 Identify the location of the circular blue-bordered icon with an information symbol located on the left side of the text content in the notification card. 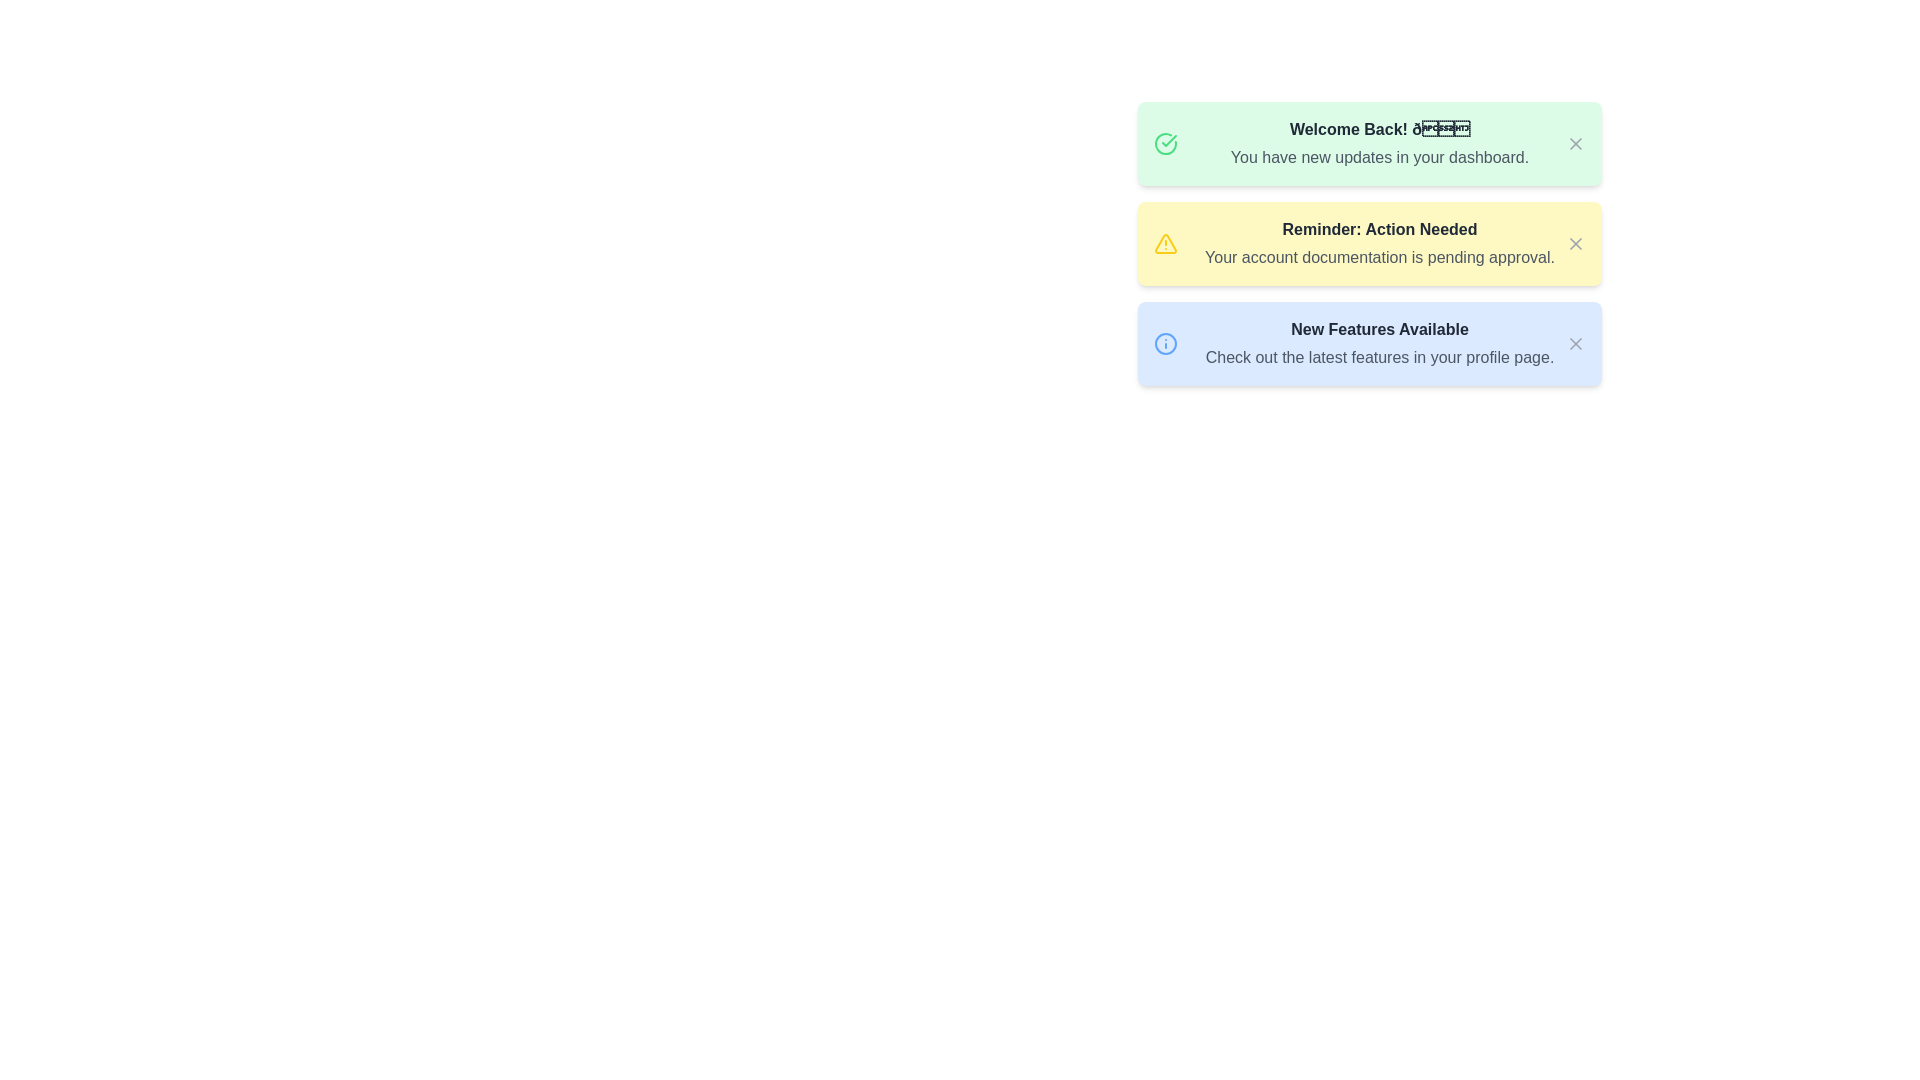
(1166, 342).